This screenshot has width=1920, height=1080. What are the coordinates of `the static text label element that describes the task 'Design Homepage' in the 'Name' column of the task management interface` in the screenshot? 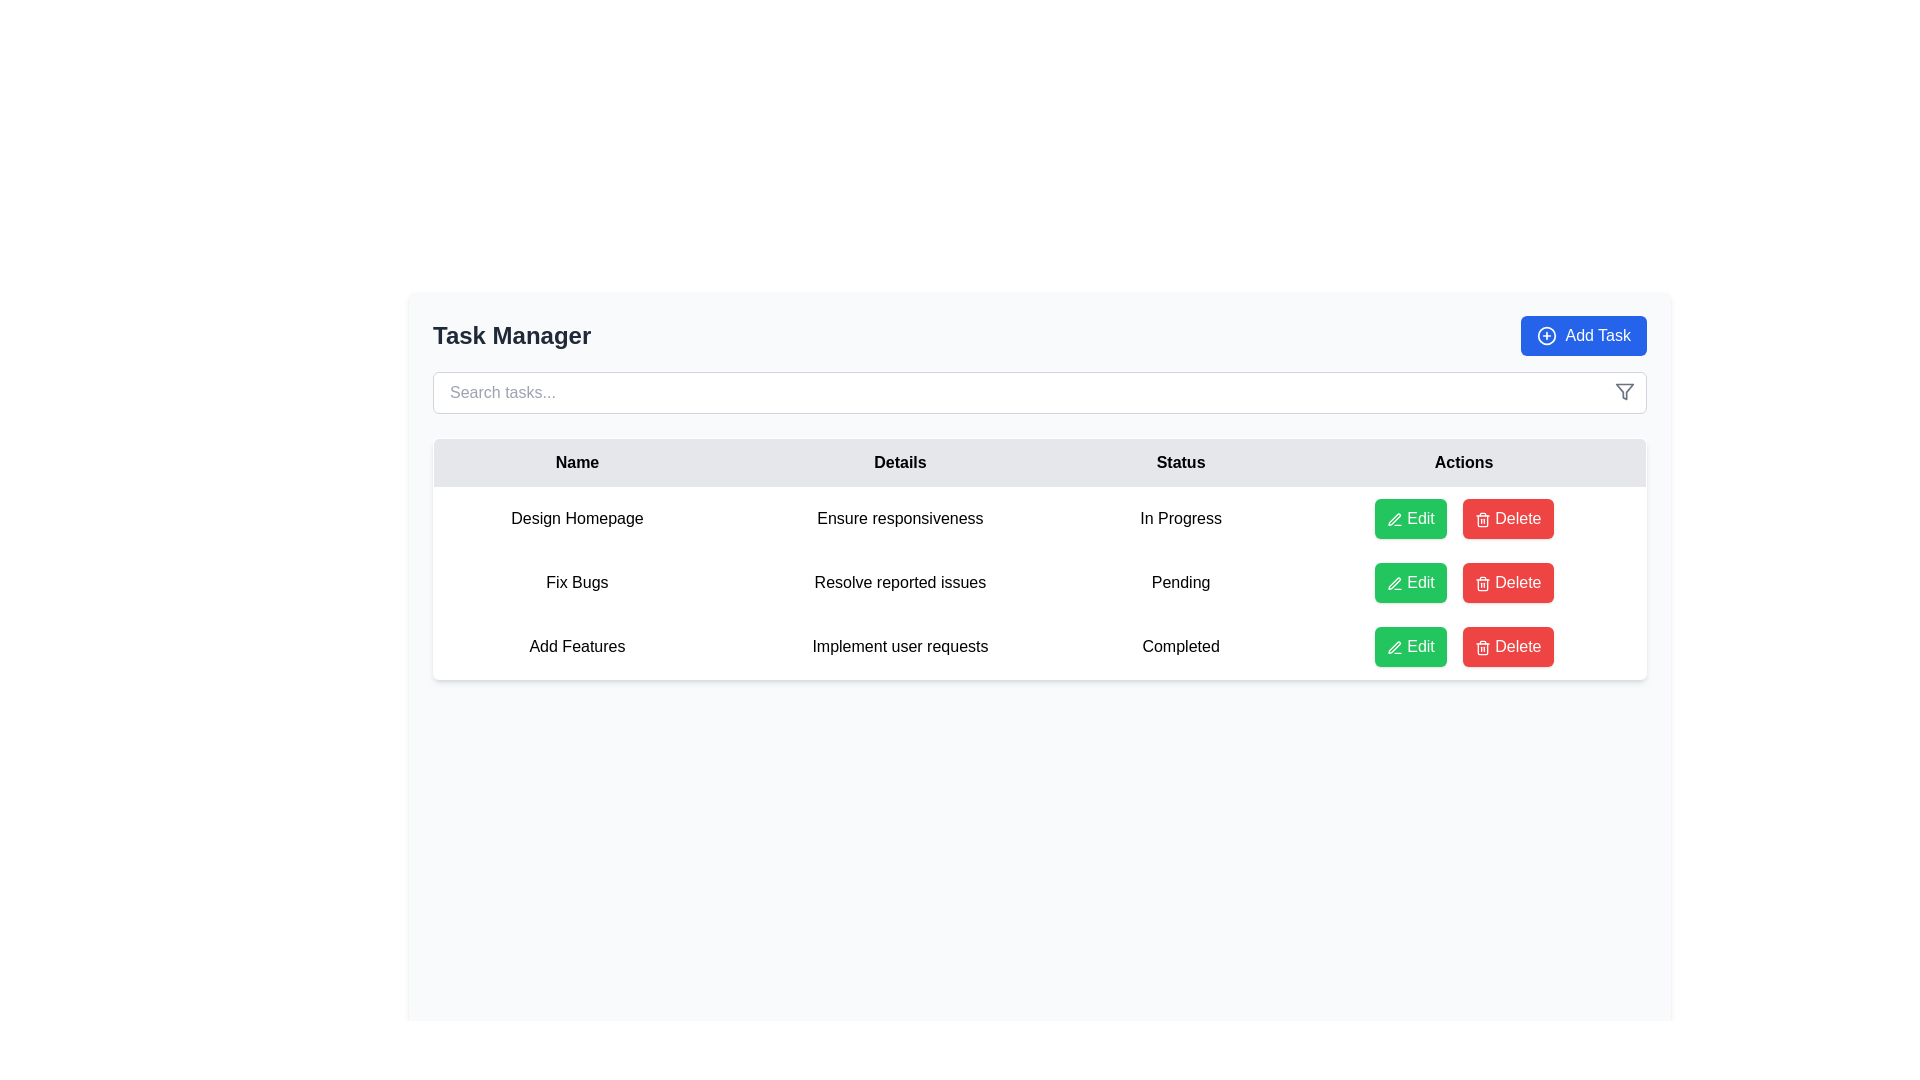 It's located at (576, 518).